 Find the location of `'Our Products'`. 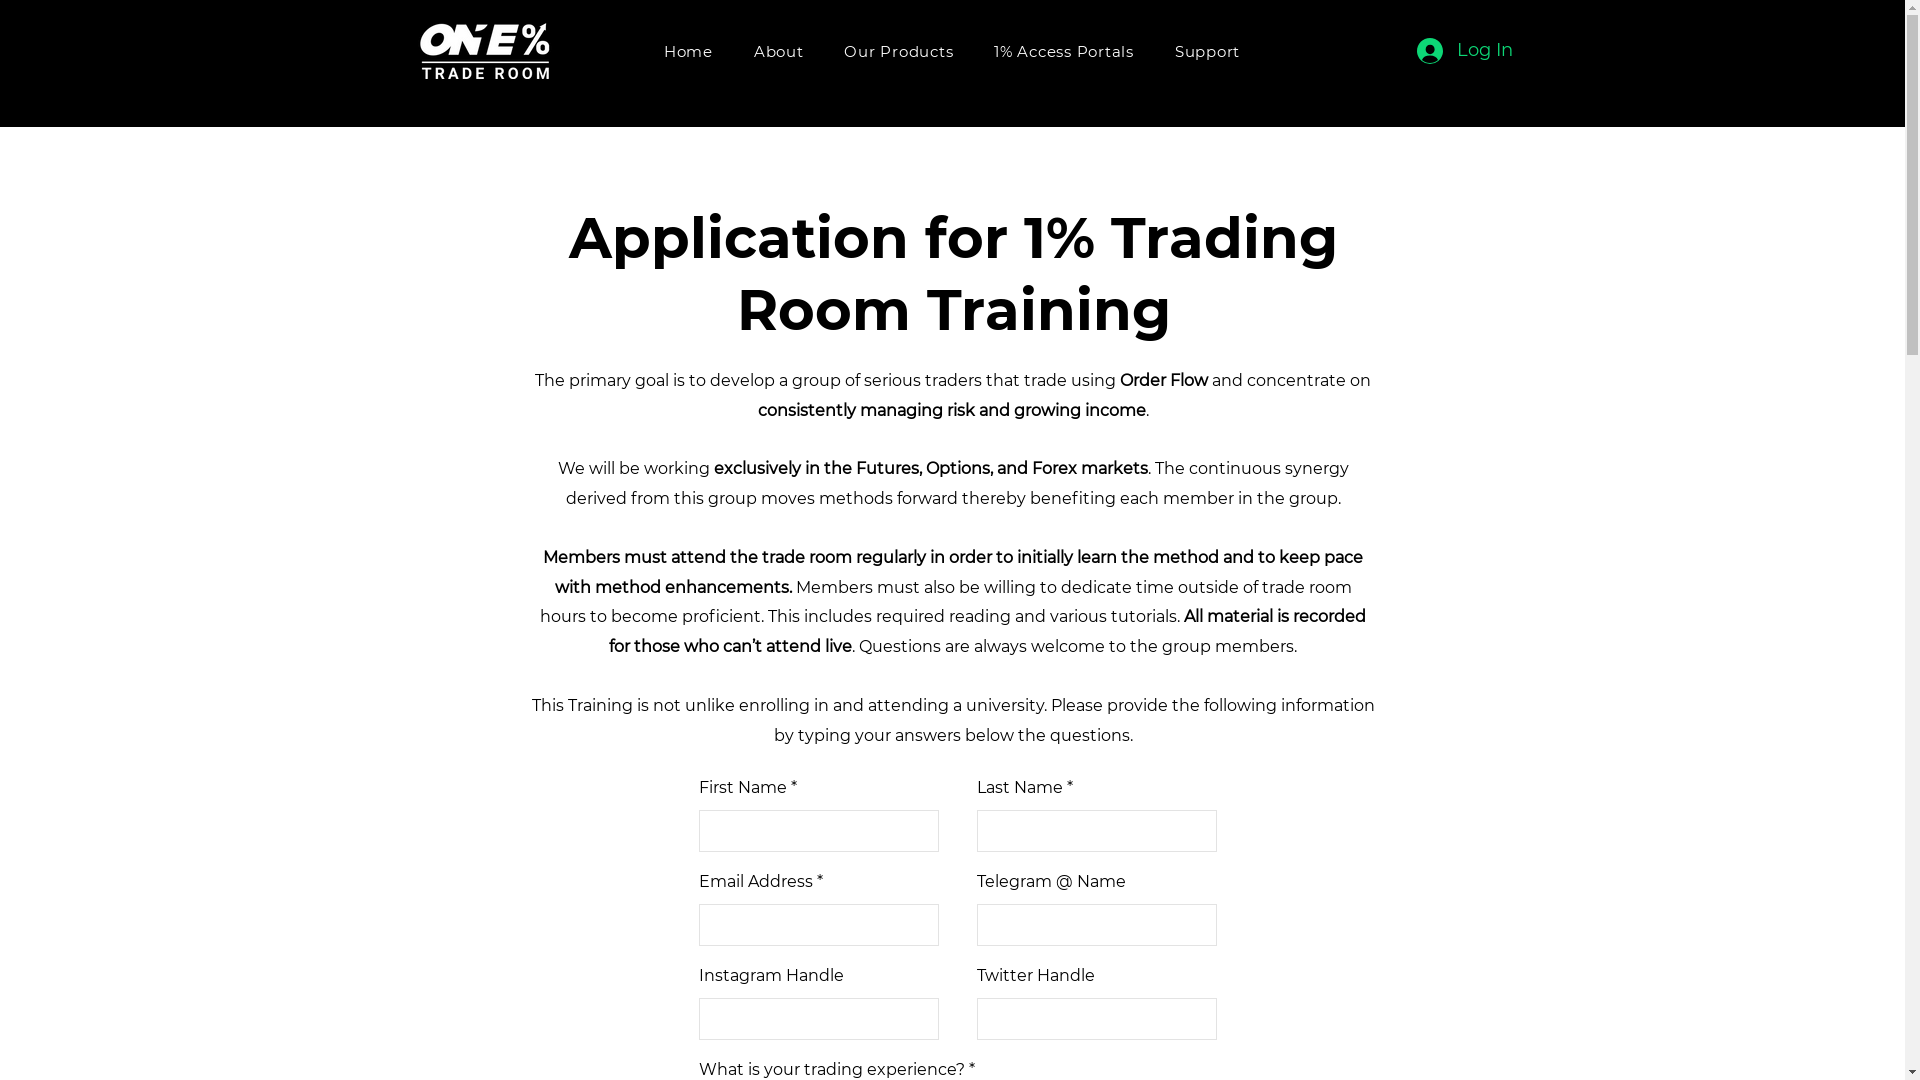

'Our Products' is located at coordinates (897, 50).